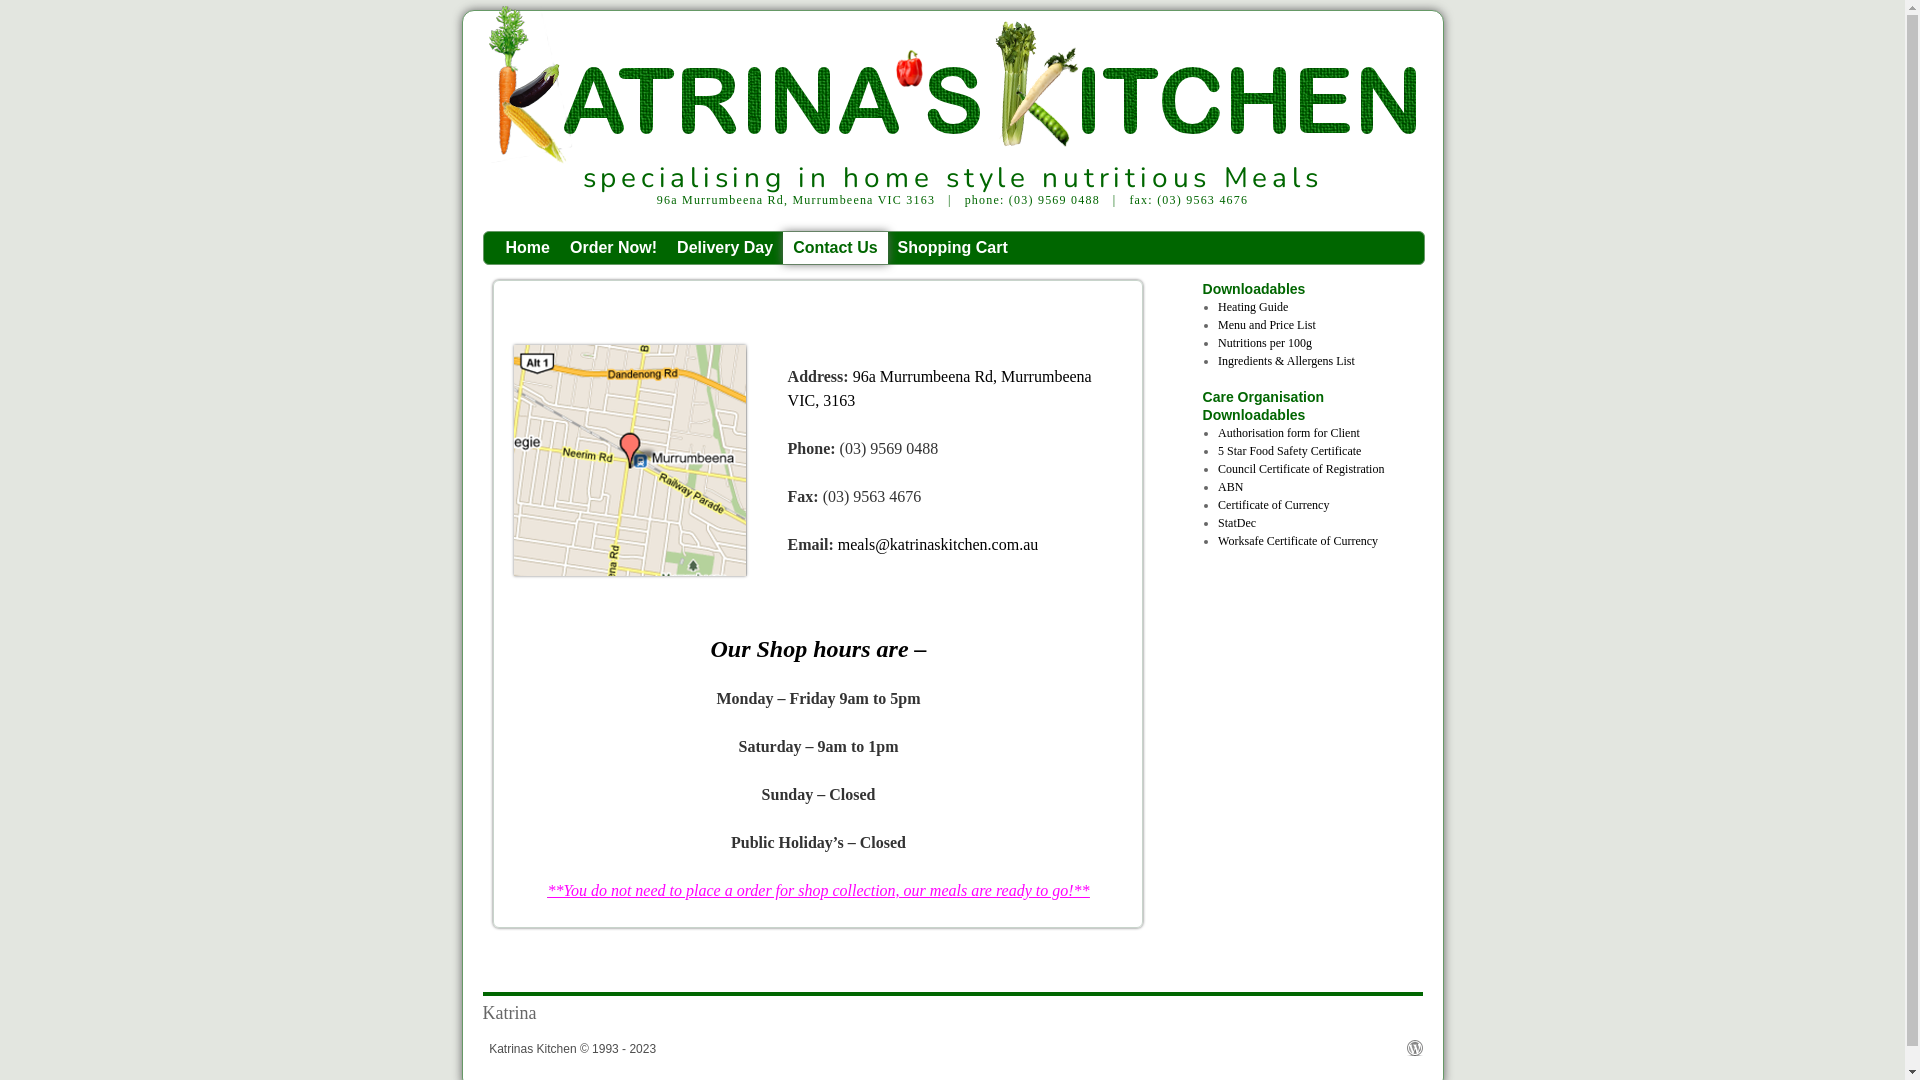  I want to click on 'Powered by WordPress', so click(1413, 1047).